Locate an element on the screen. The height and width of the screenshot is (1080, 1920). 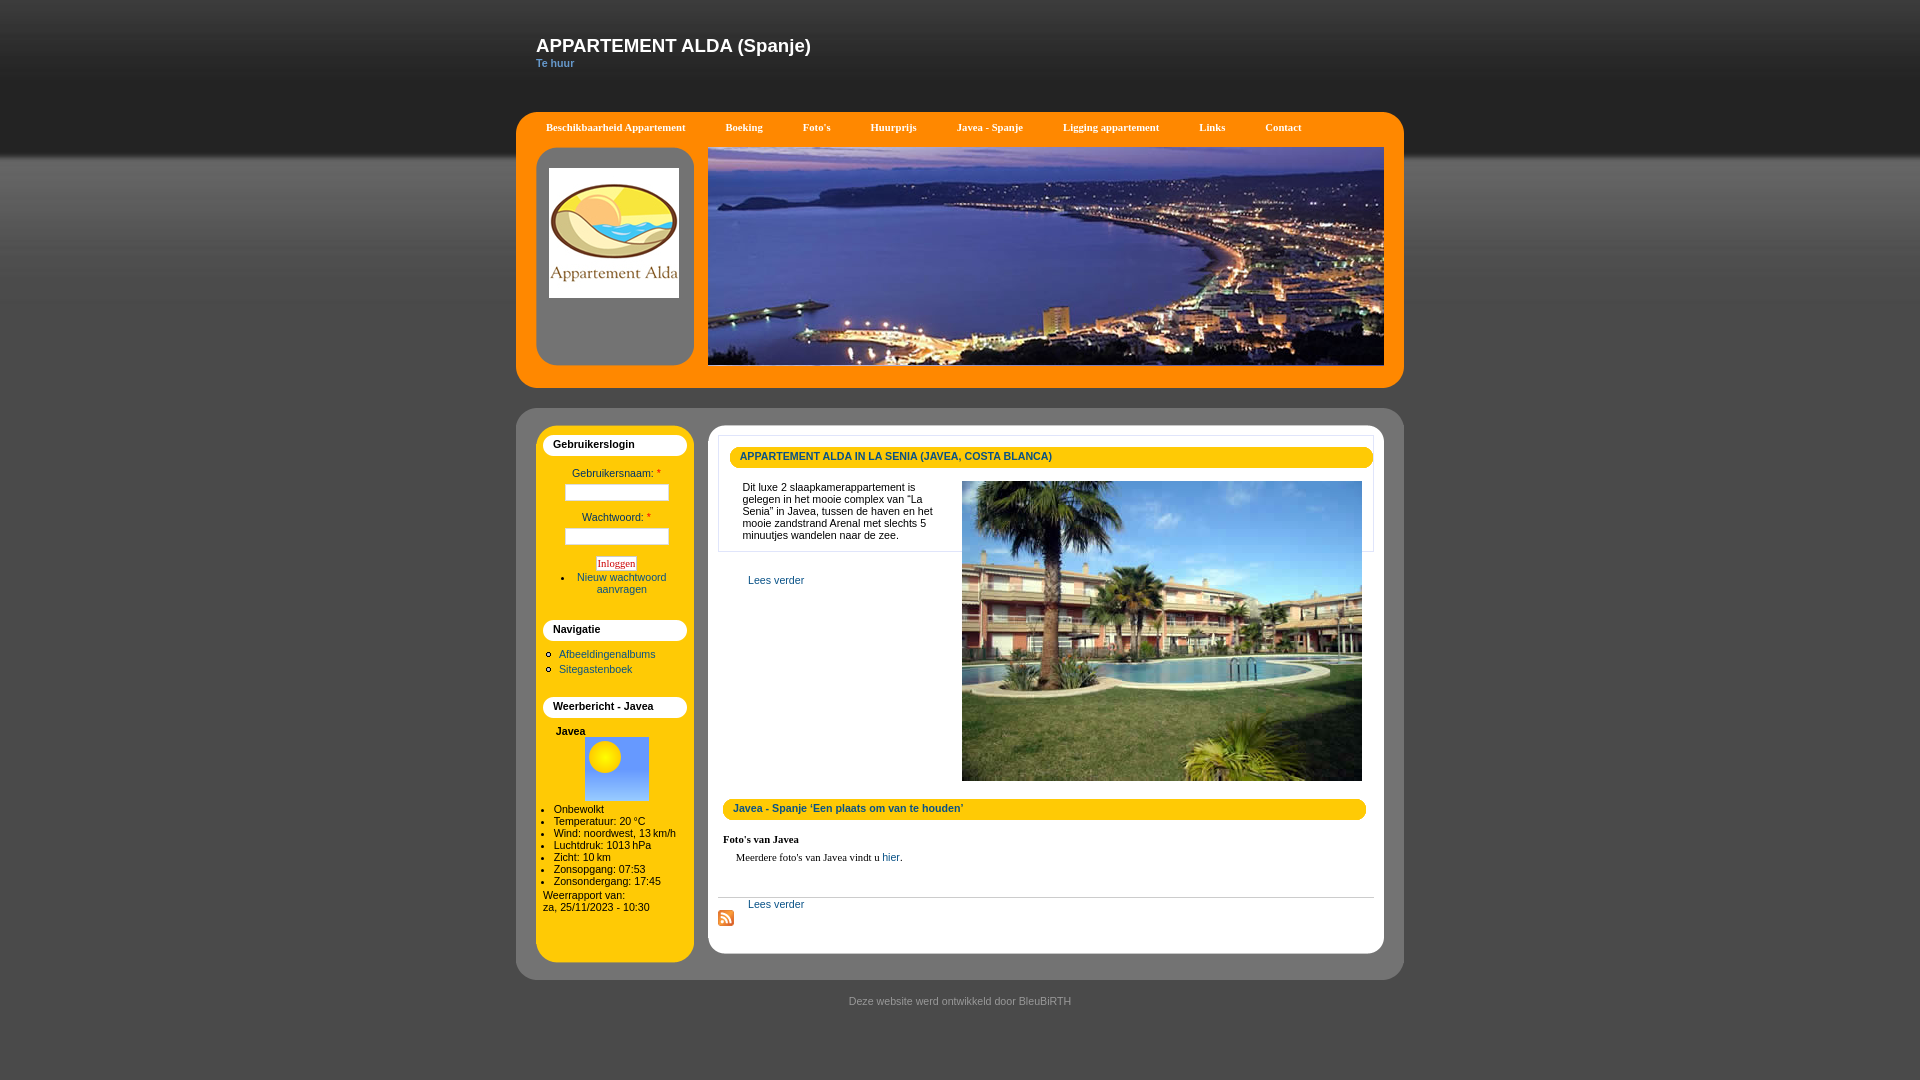
'APPARTEMENT ALDA (Spanje)' is located at coordinates (673, 45).